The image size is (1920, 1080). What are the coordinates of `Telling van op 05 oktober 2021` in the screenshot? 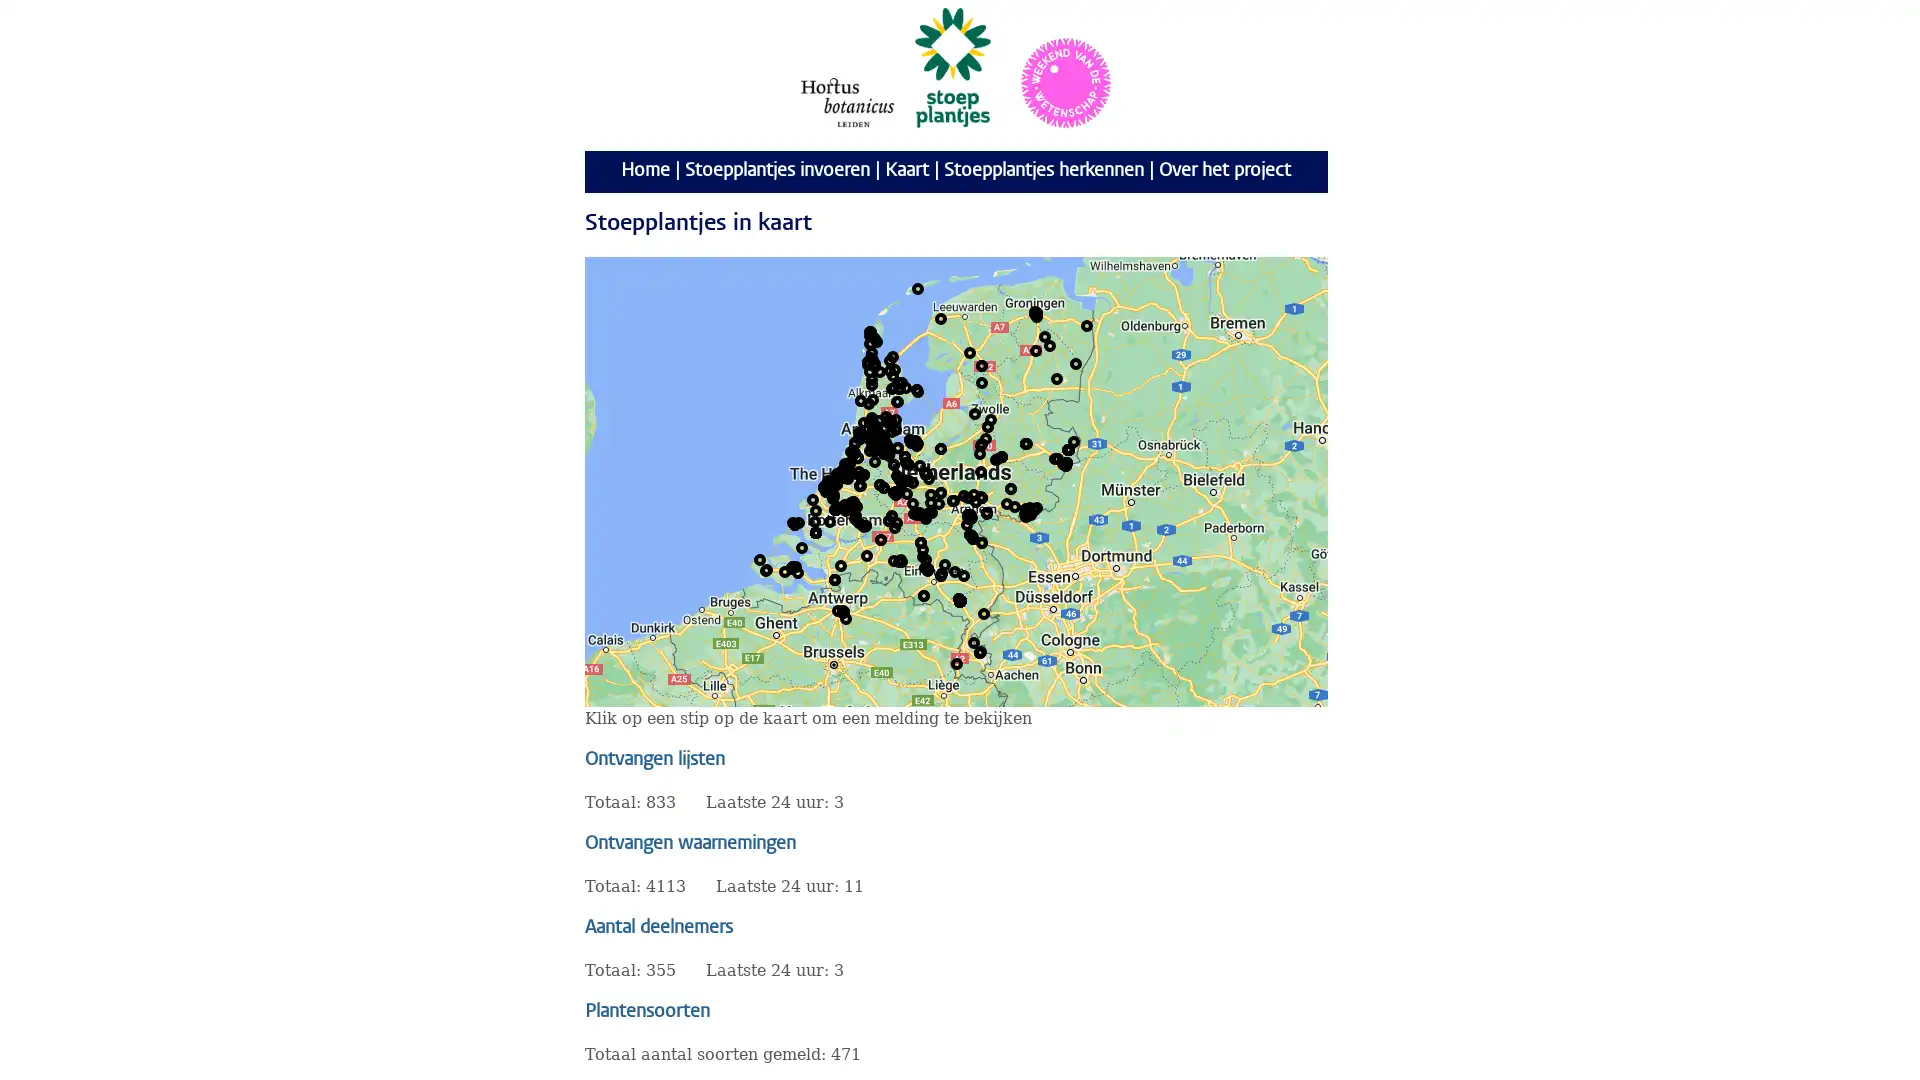 It's located at (875, 438).